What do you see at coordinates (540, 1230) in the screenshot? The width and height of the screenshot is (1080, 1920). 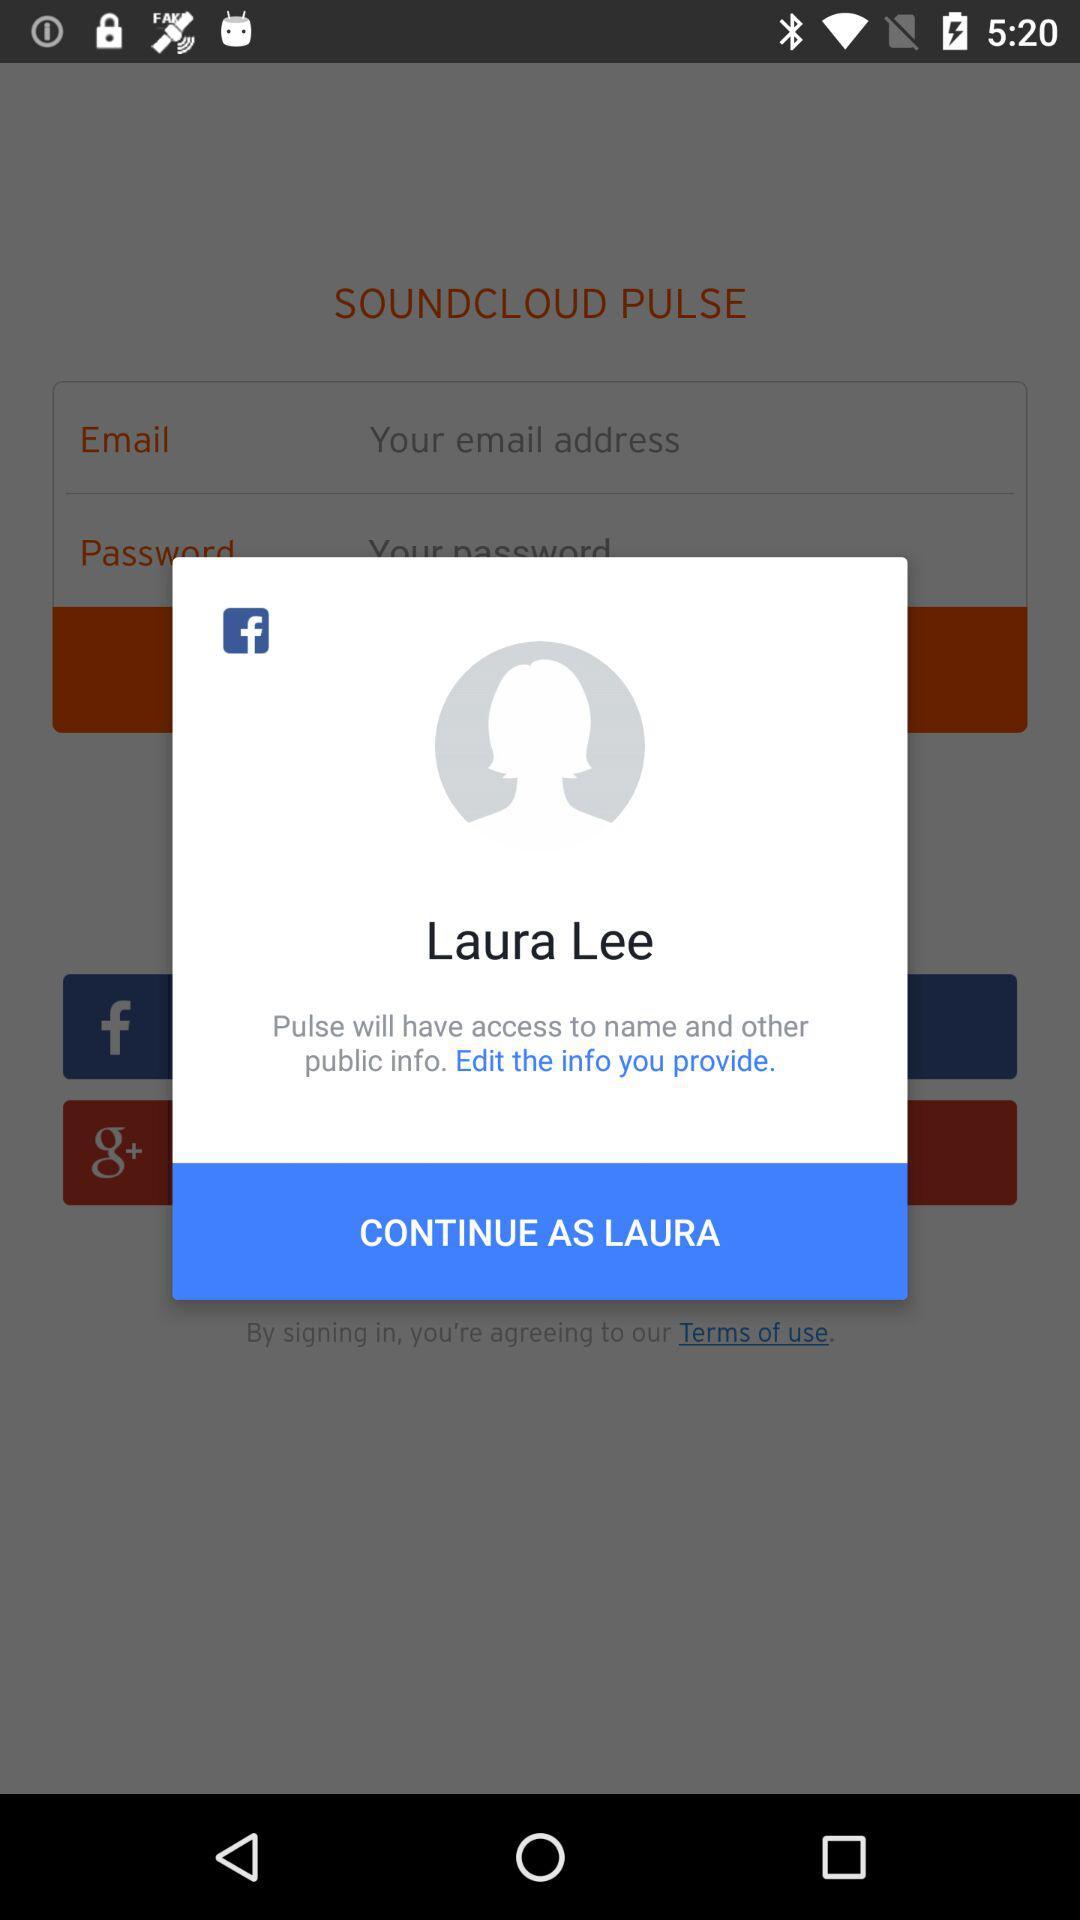 I see `the icon below pulse will have icon` at bounding box center [540, 1230].